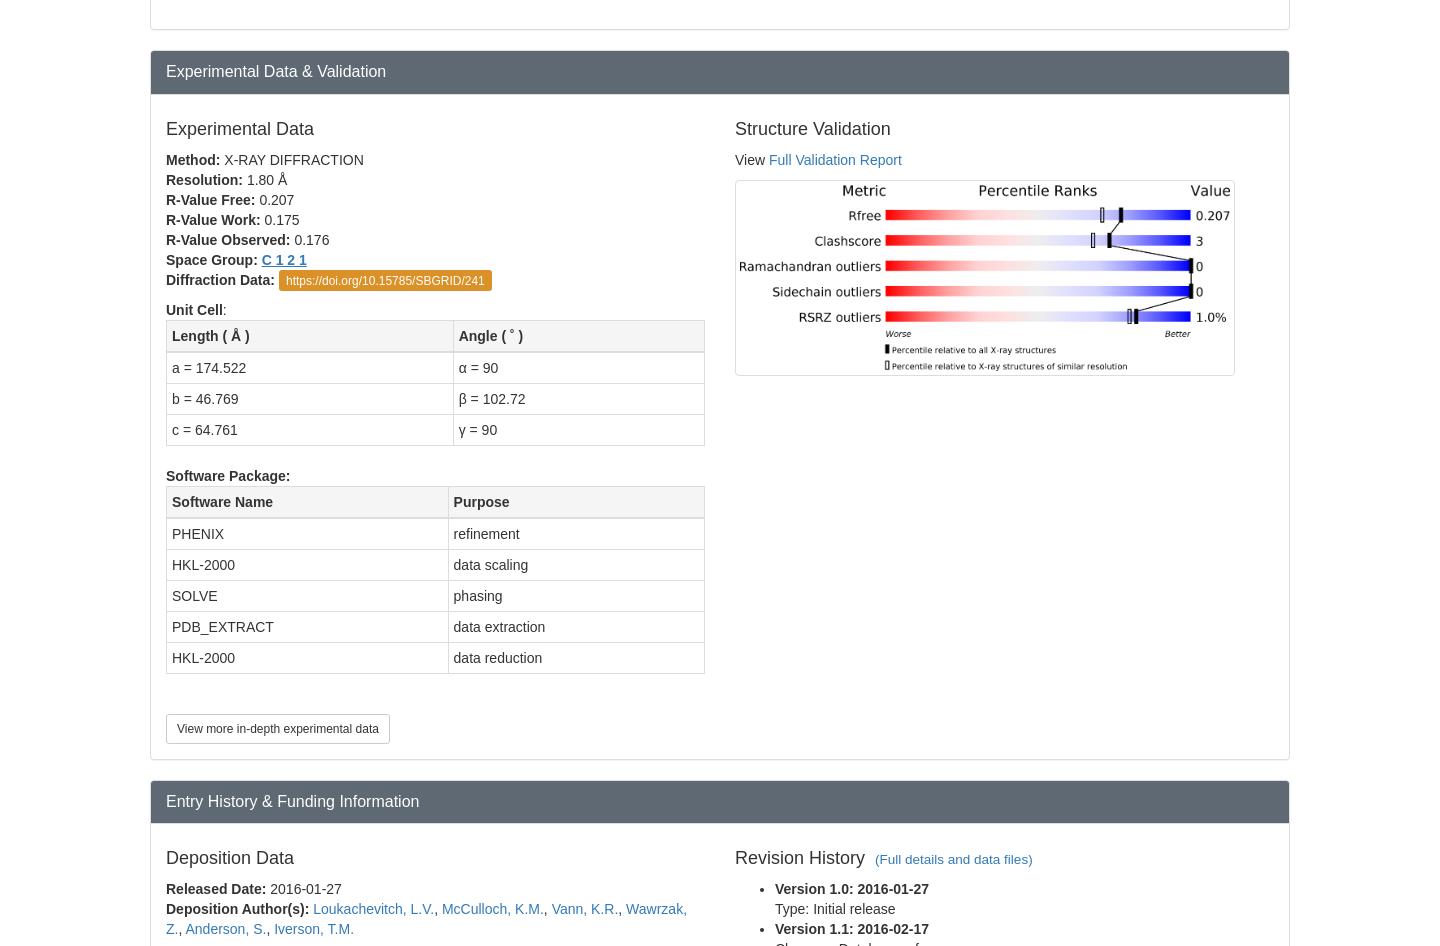 This screenshot has height=946, width=1440. What do you see at coordinates (206, 178) in the screenshot?
I see `'Resolution:'` at bounding box center [206, 178].